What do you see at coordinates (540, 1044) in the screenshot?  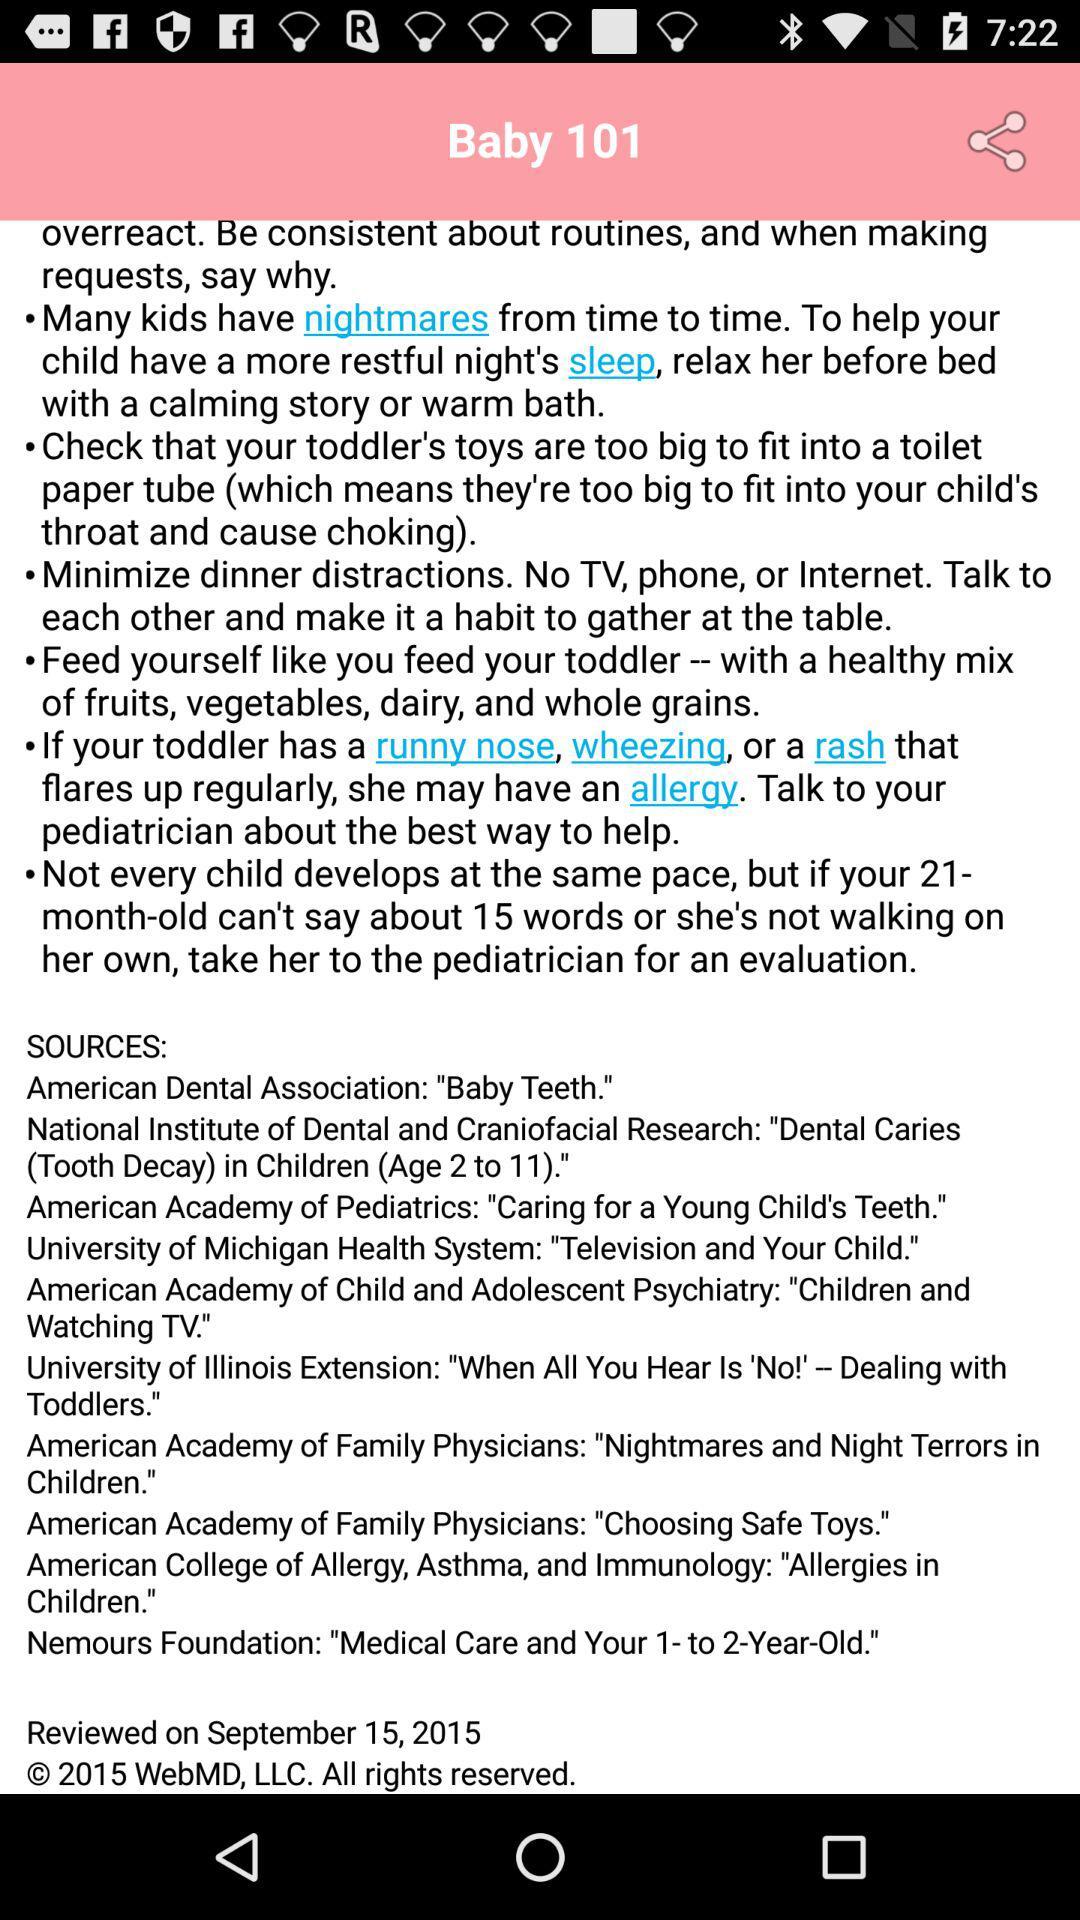 I see `item above the american dental association icon` at bounding box center [540, 1044].